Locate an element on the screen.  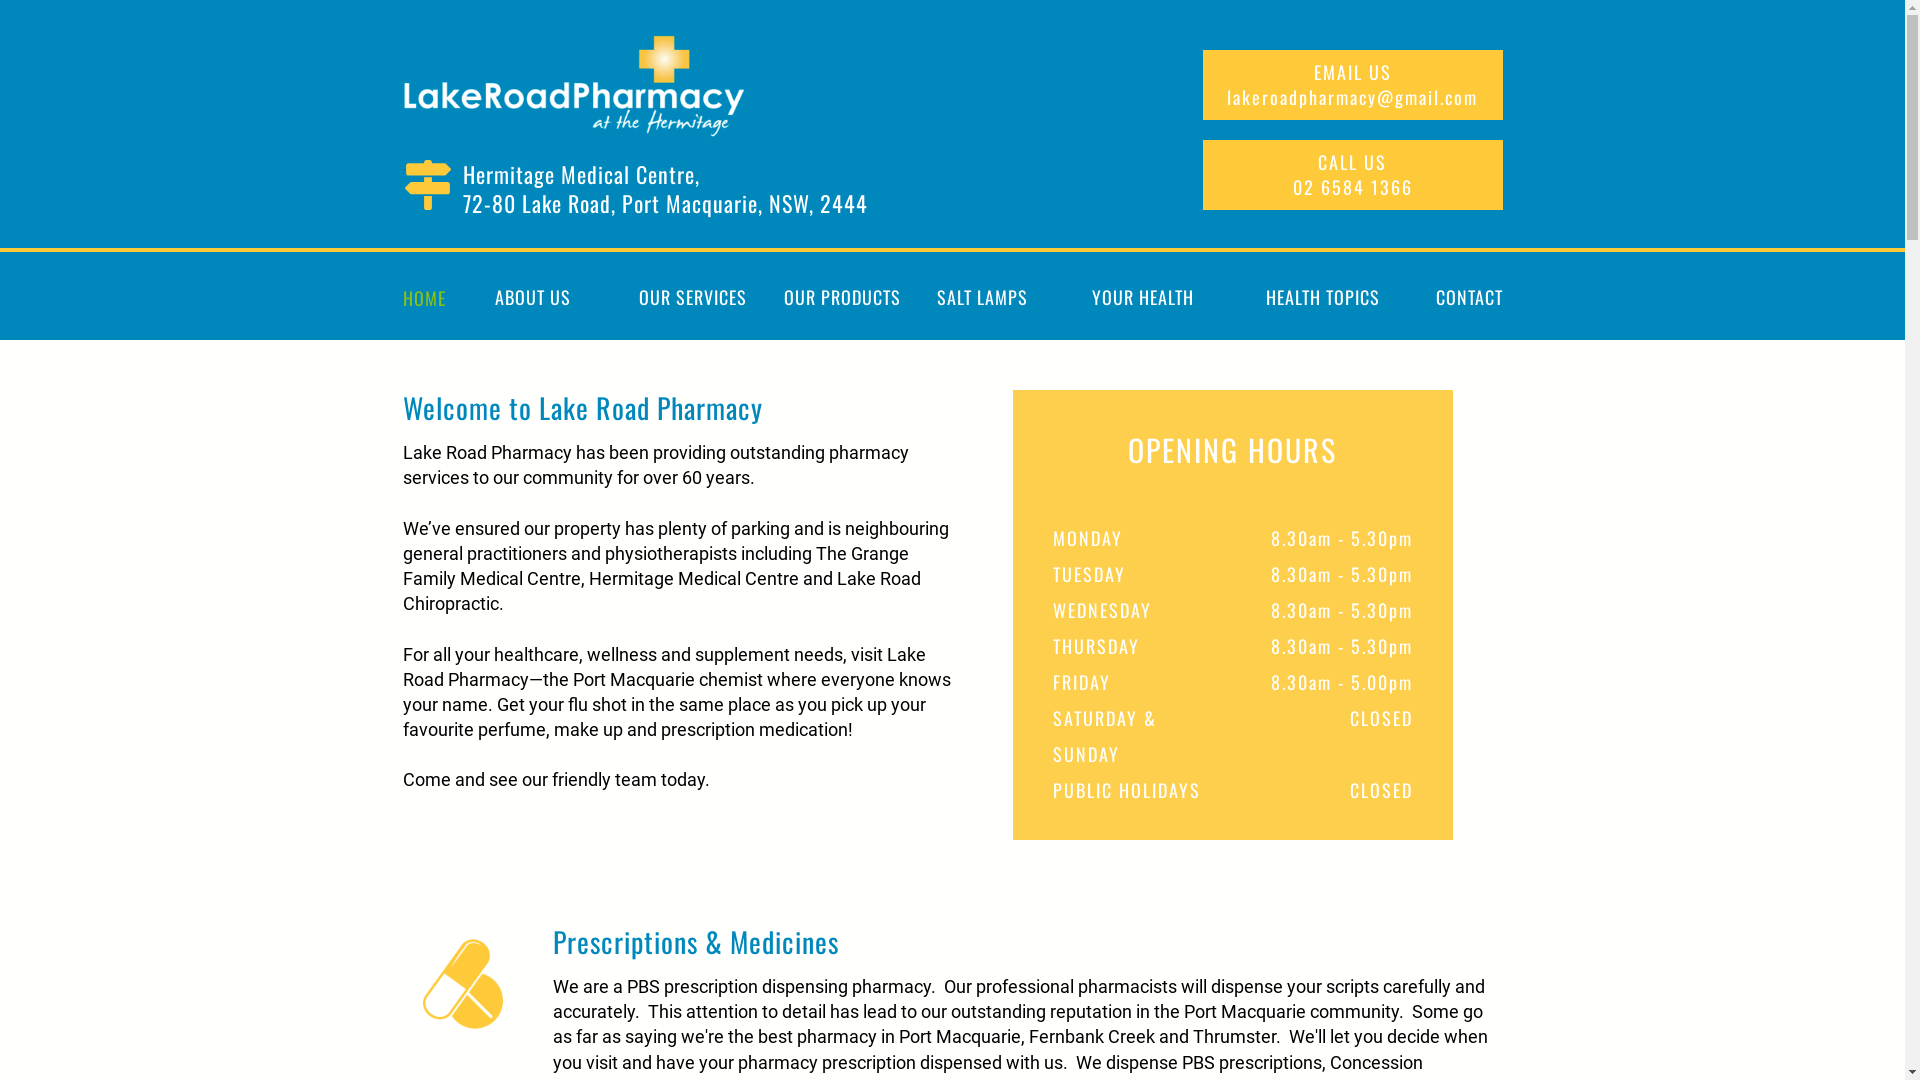
'YOUR HEALTH' is located at coordinates (1142, 297).